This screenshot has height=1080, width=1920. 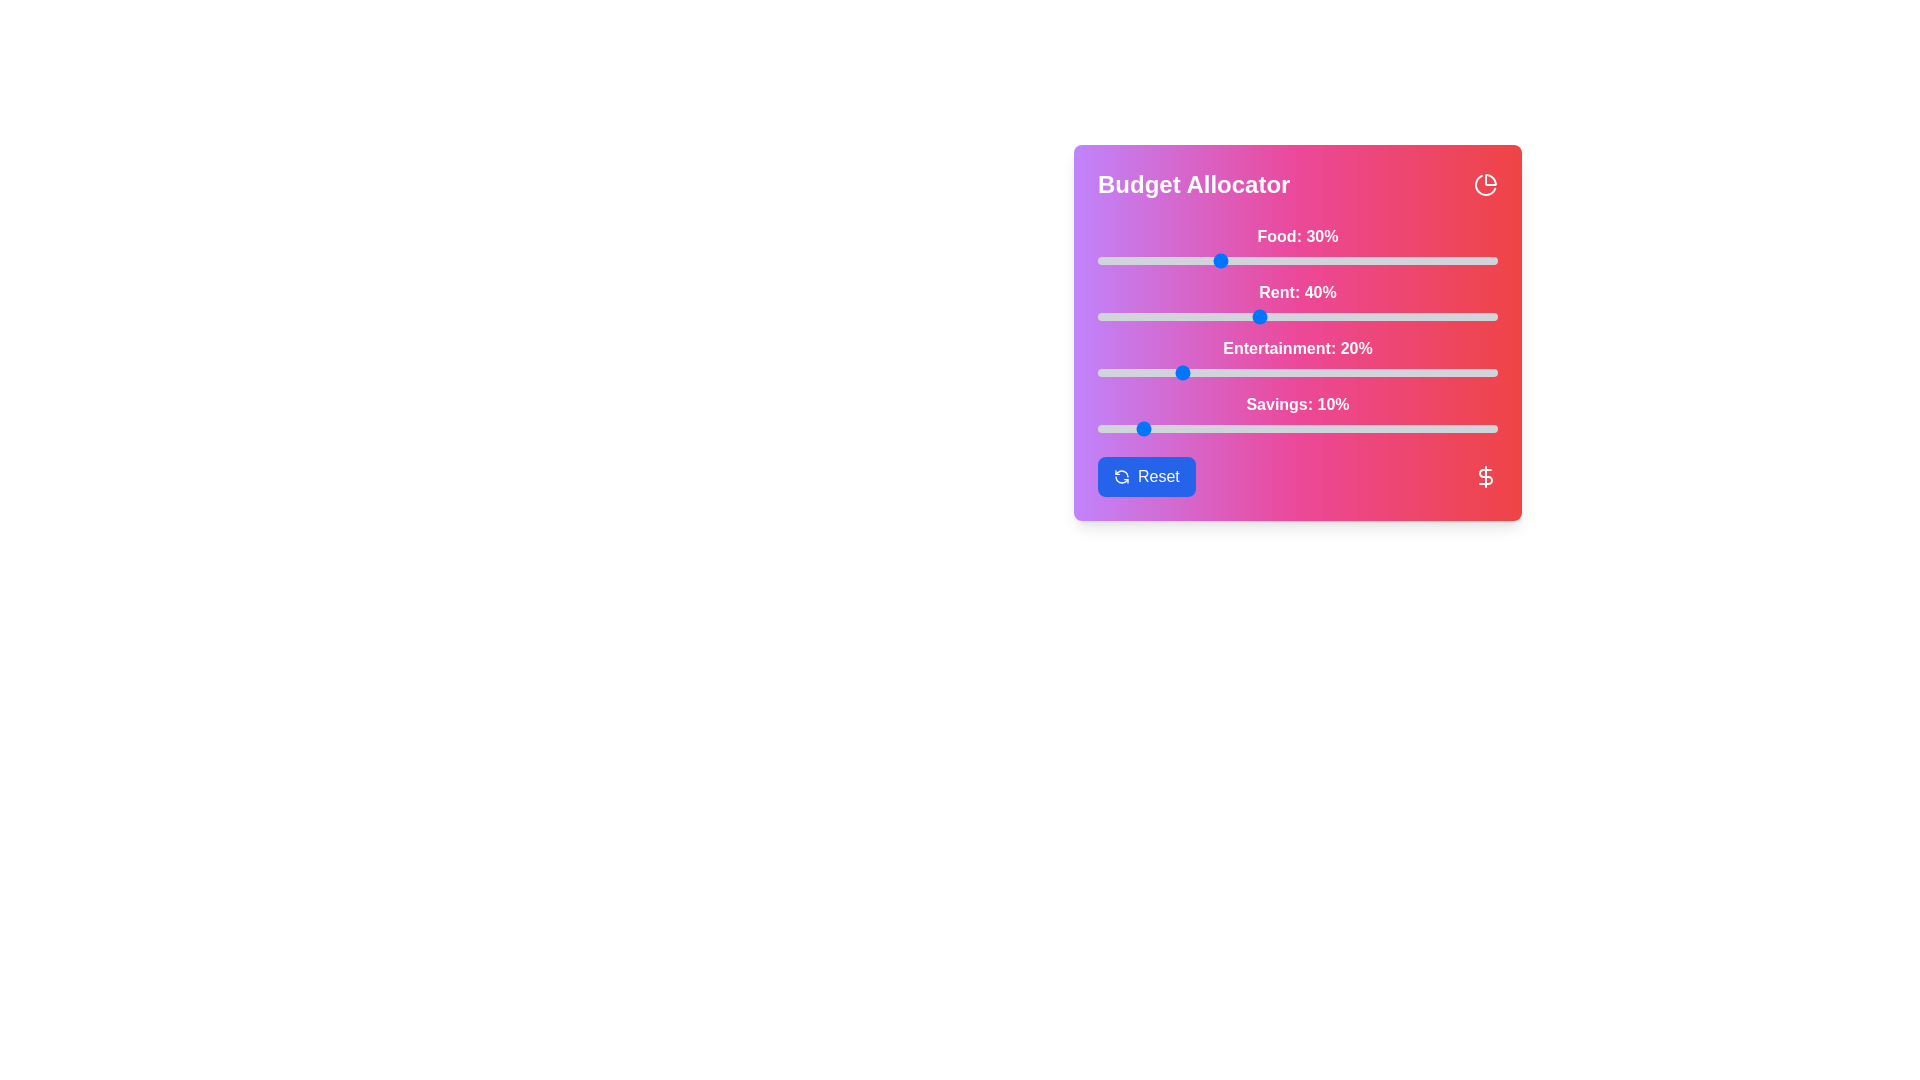 What do you see at coordinates (1204, 373) in the screenshot?
I see `the slider value` at bounding box center [1204, 373].